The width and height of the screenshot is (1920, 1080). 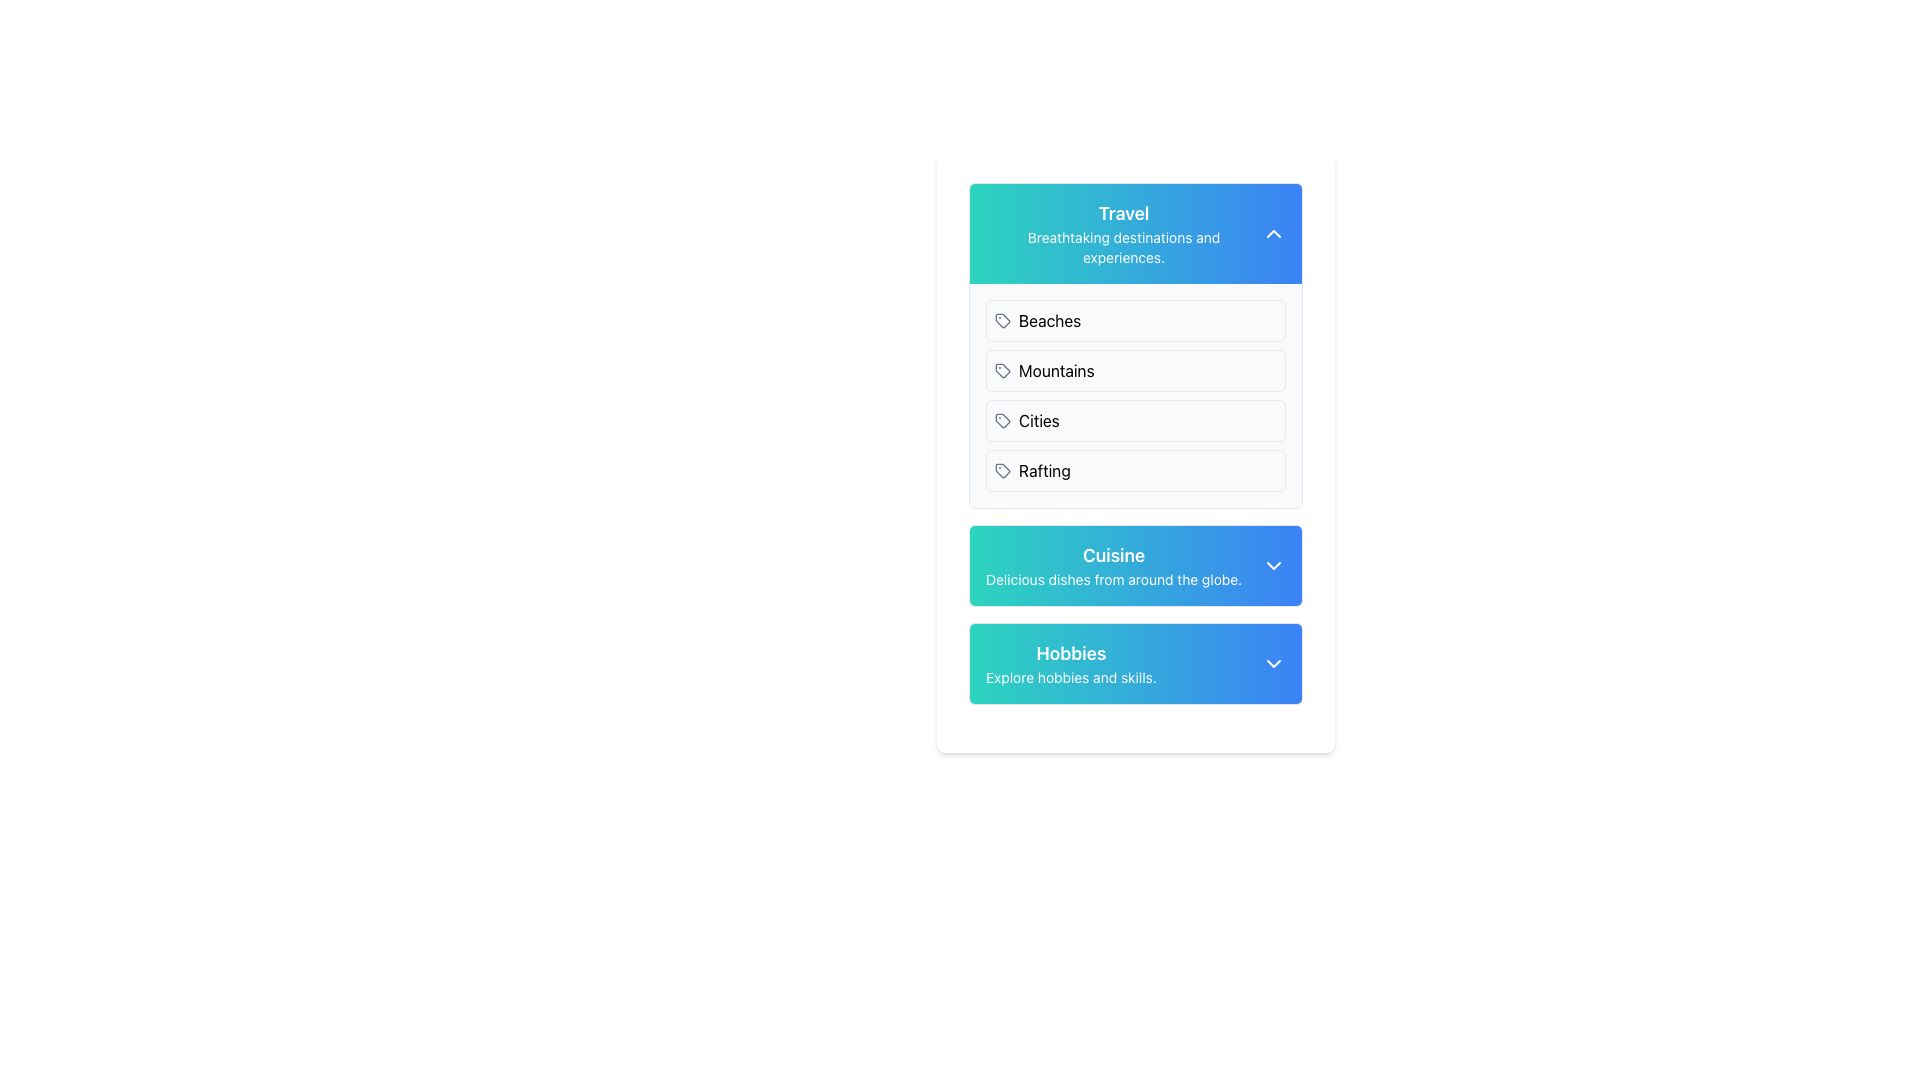 What do you see at coordinates (1002, 419) in the screenshot?
I see `the SVG Icon that visually signifies the 'Cities' category, positioned to the left of the text labeled 'Cities' in the list of categories under 'Travel'` at bounding box center [1002, 419].